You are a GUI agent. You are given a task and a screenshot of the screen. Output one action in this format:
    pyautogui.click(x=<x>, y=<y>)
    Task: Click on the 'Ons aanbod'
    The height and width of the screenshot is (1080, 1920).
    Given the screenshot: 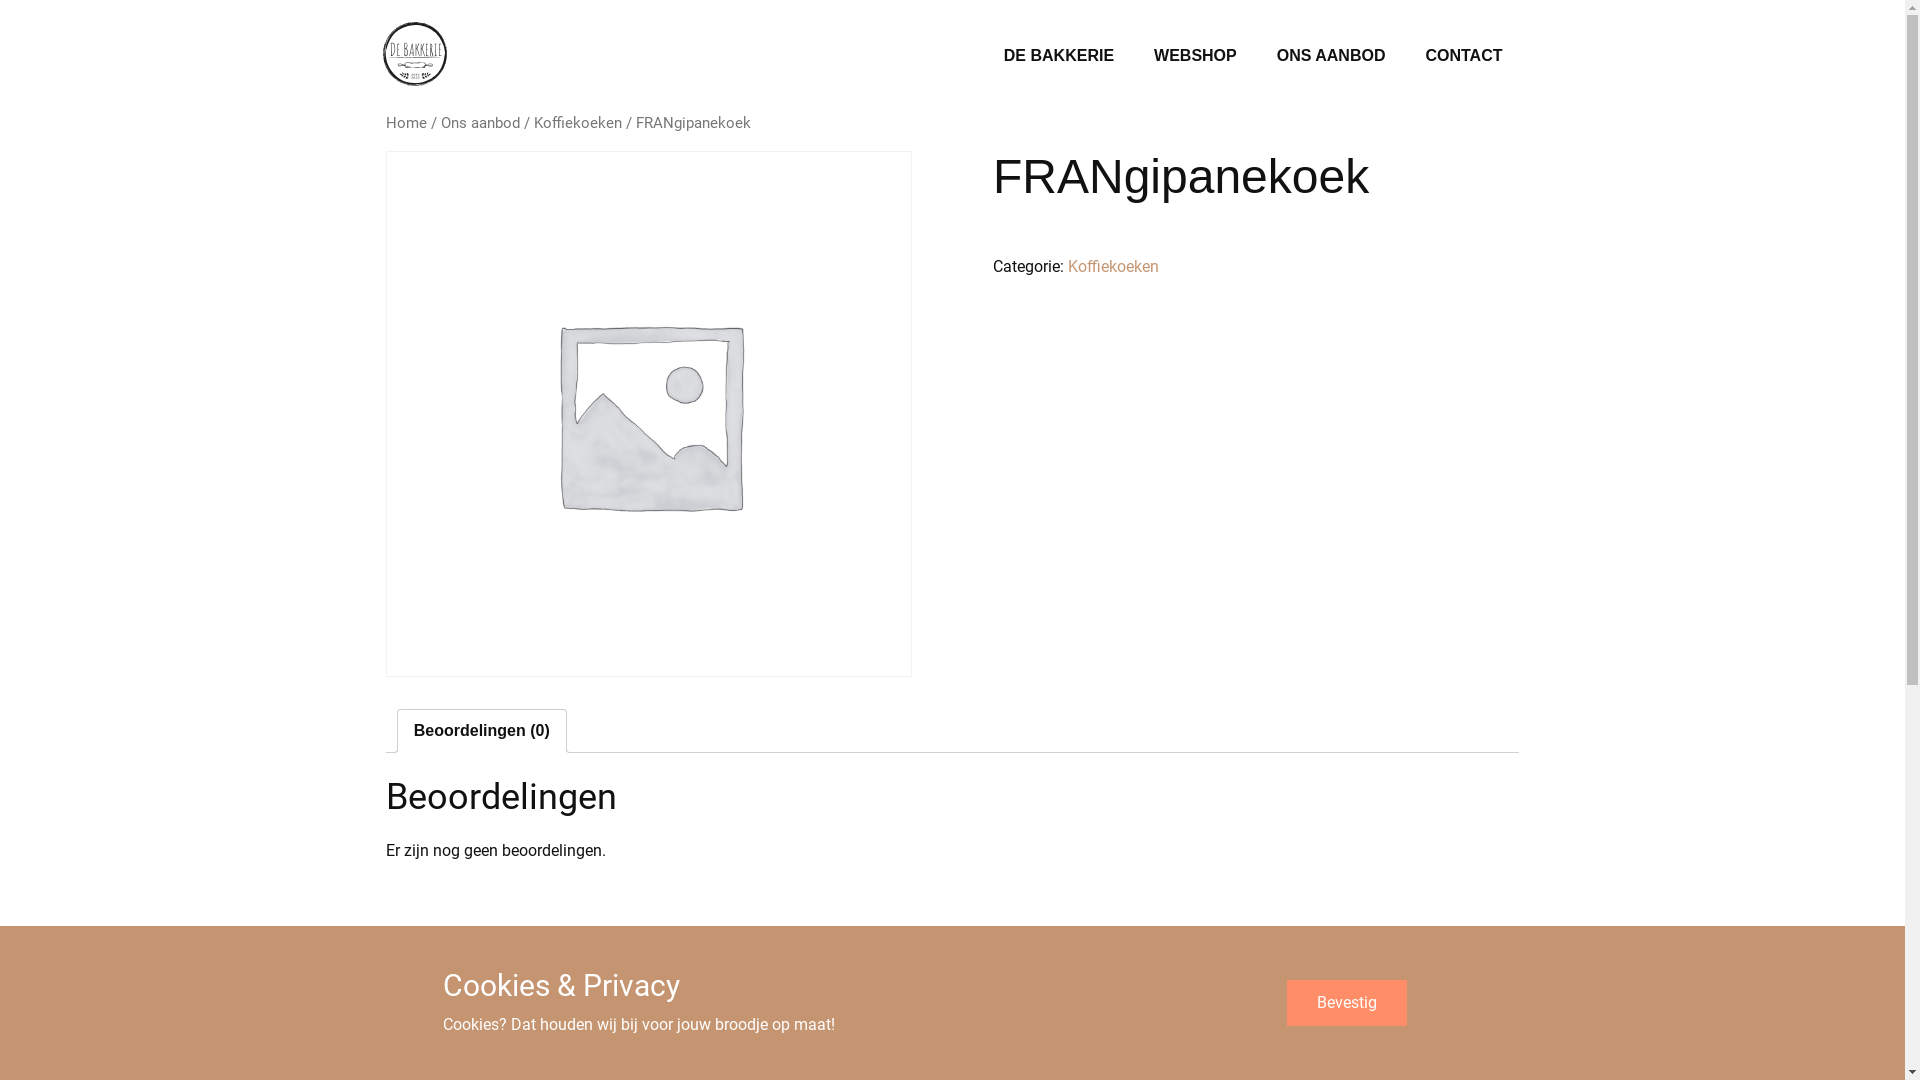 What is the action you would take?
    pyautogui.click(x=480, y=123)
    